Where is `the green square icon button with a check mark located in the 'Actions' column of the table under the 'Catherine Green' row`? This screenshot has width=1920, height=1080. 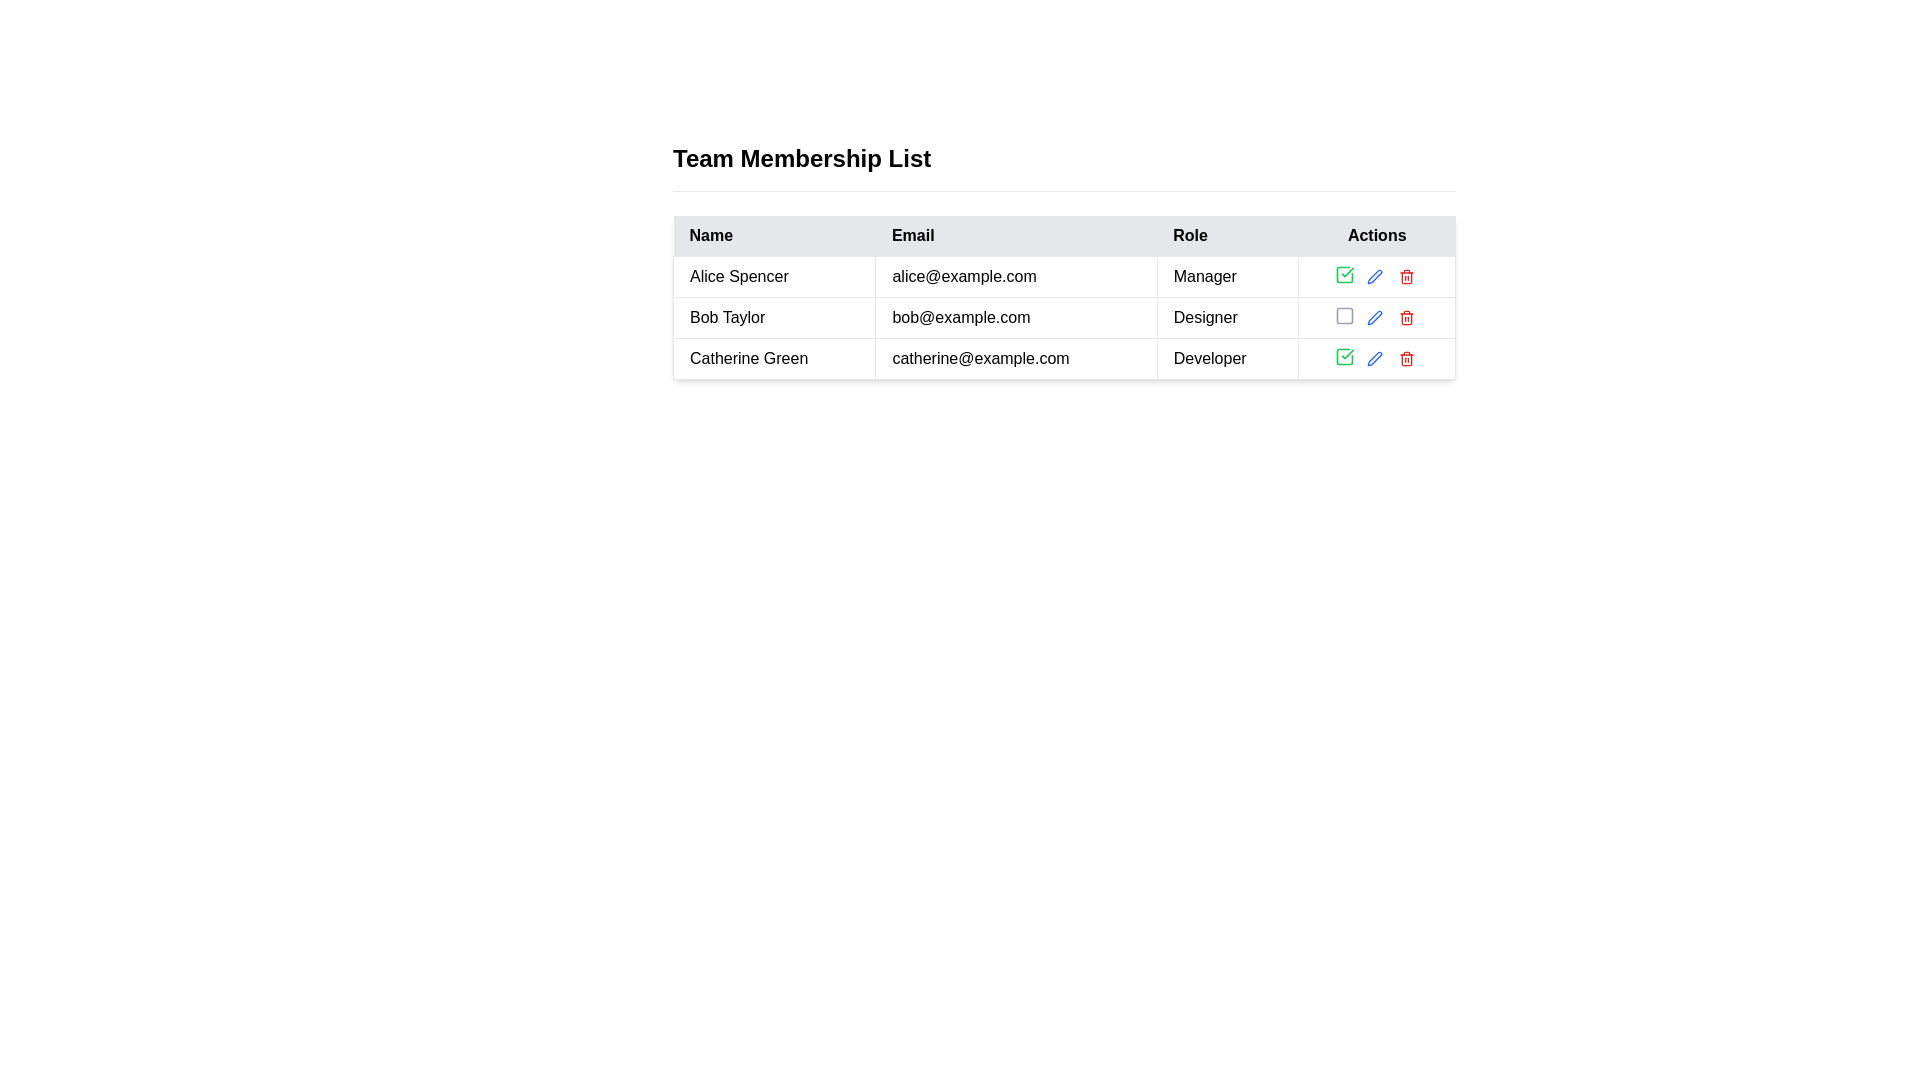 the green square icon button with a check mark located in the 'Actions' column of the table under the 'Catherine Green' row is located at coordinates (1345, 356).